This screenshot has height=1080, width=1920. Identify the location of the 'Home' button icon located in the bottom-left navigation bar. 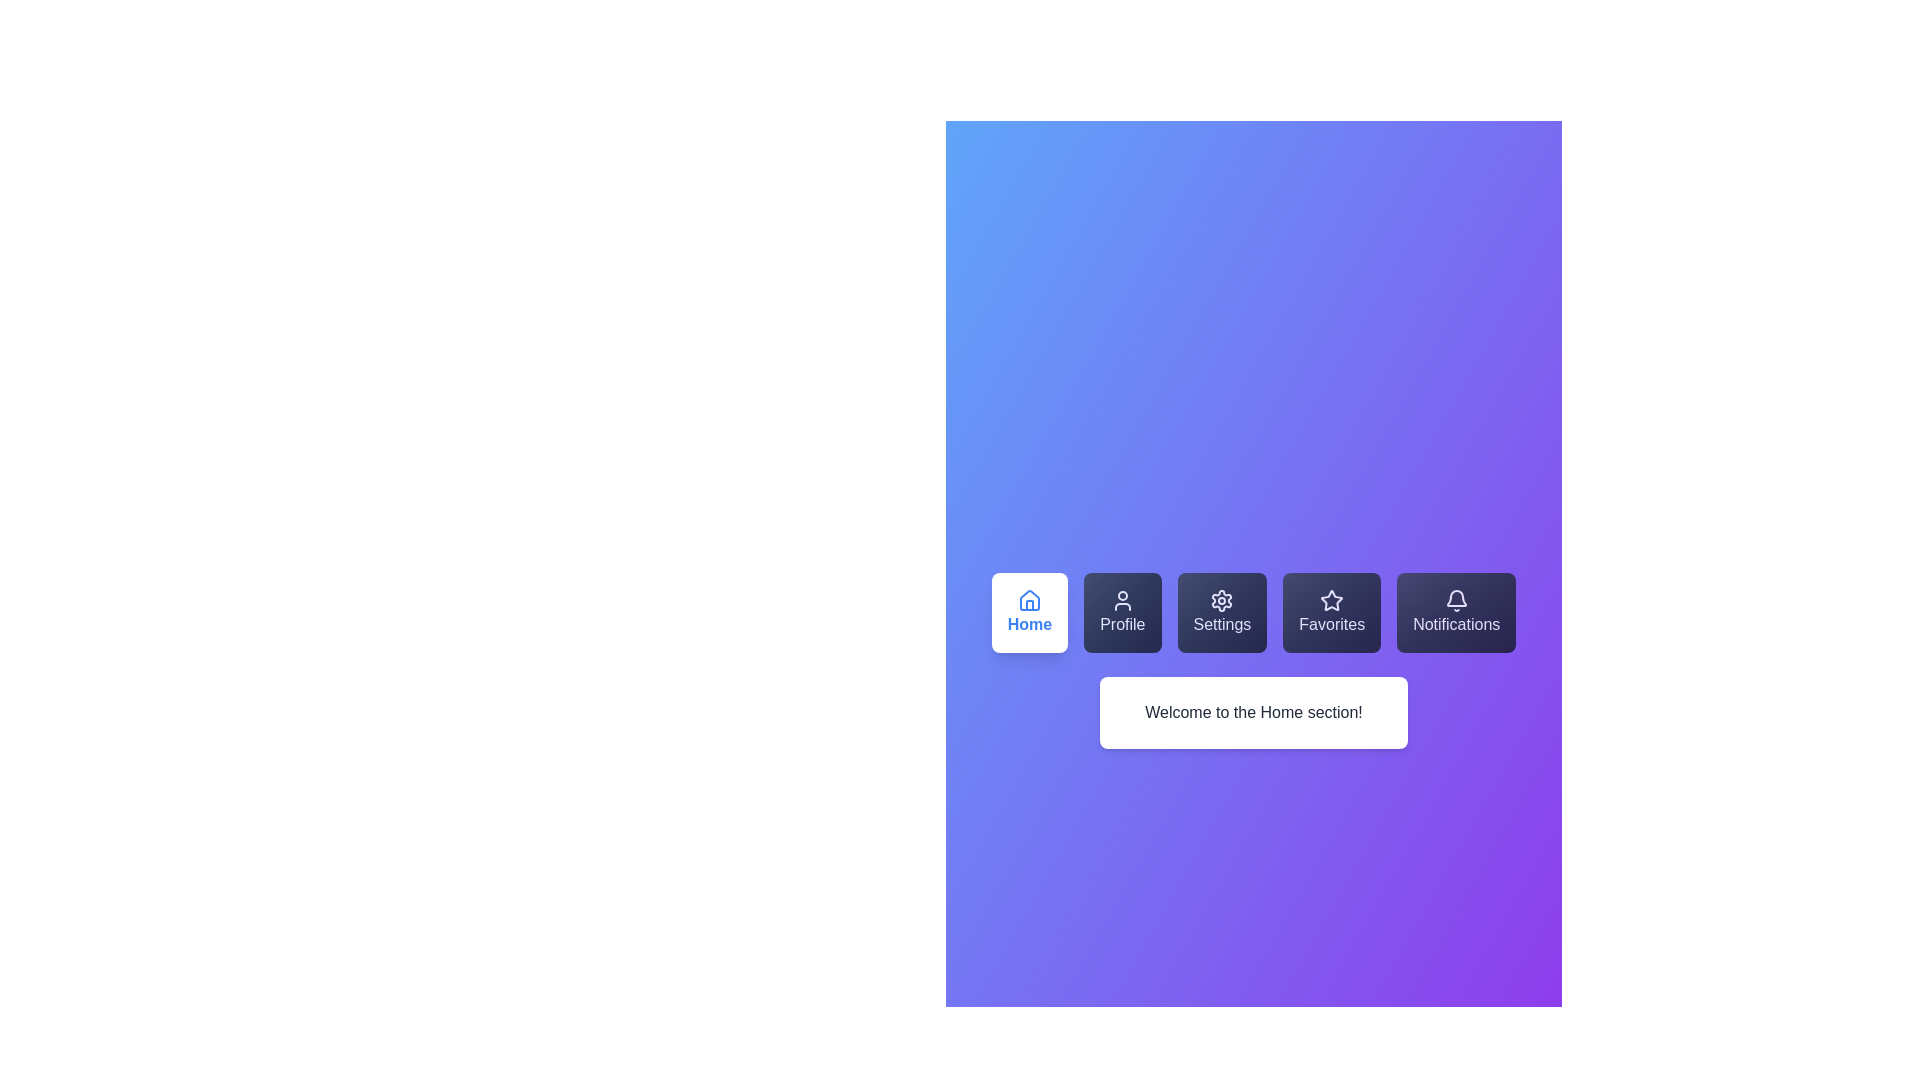
(1029, 600).